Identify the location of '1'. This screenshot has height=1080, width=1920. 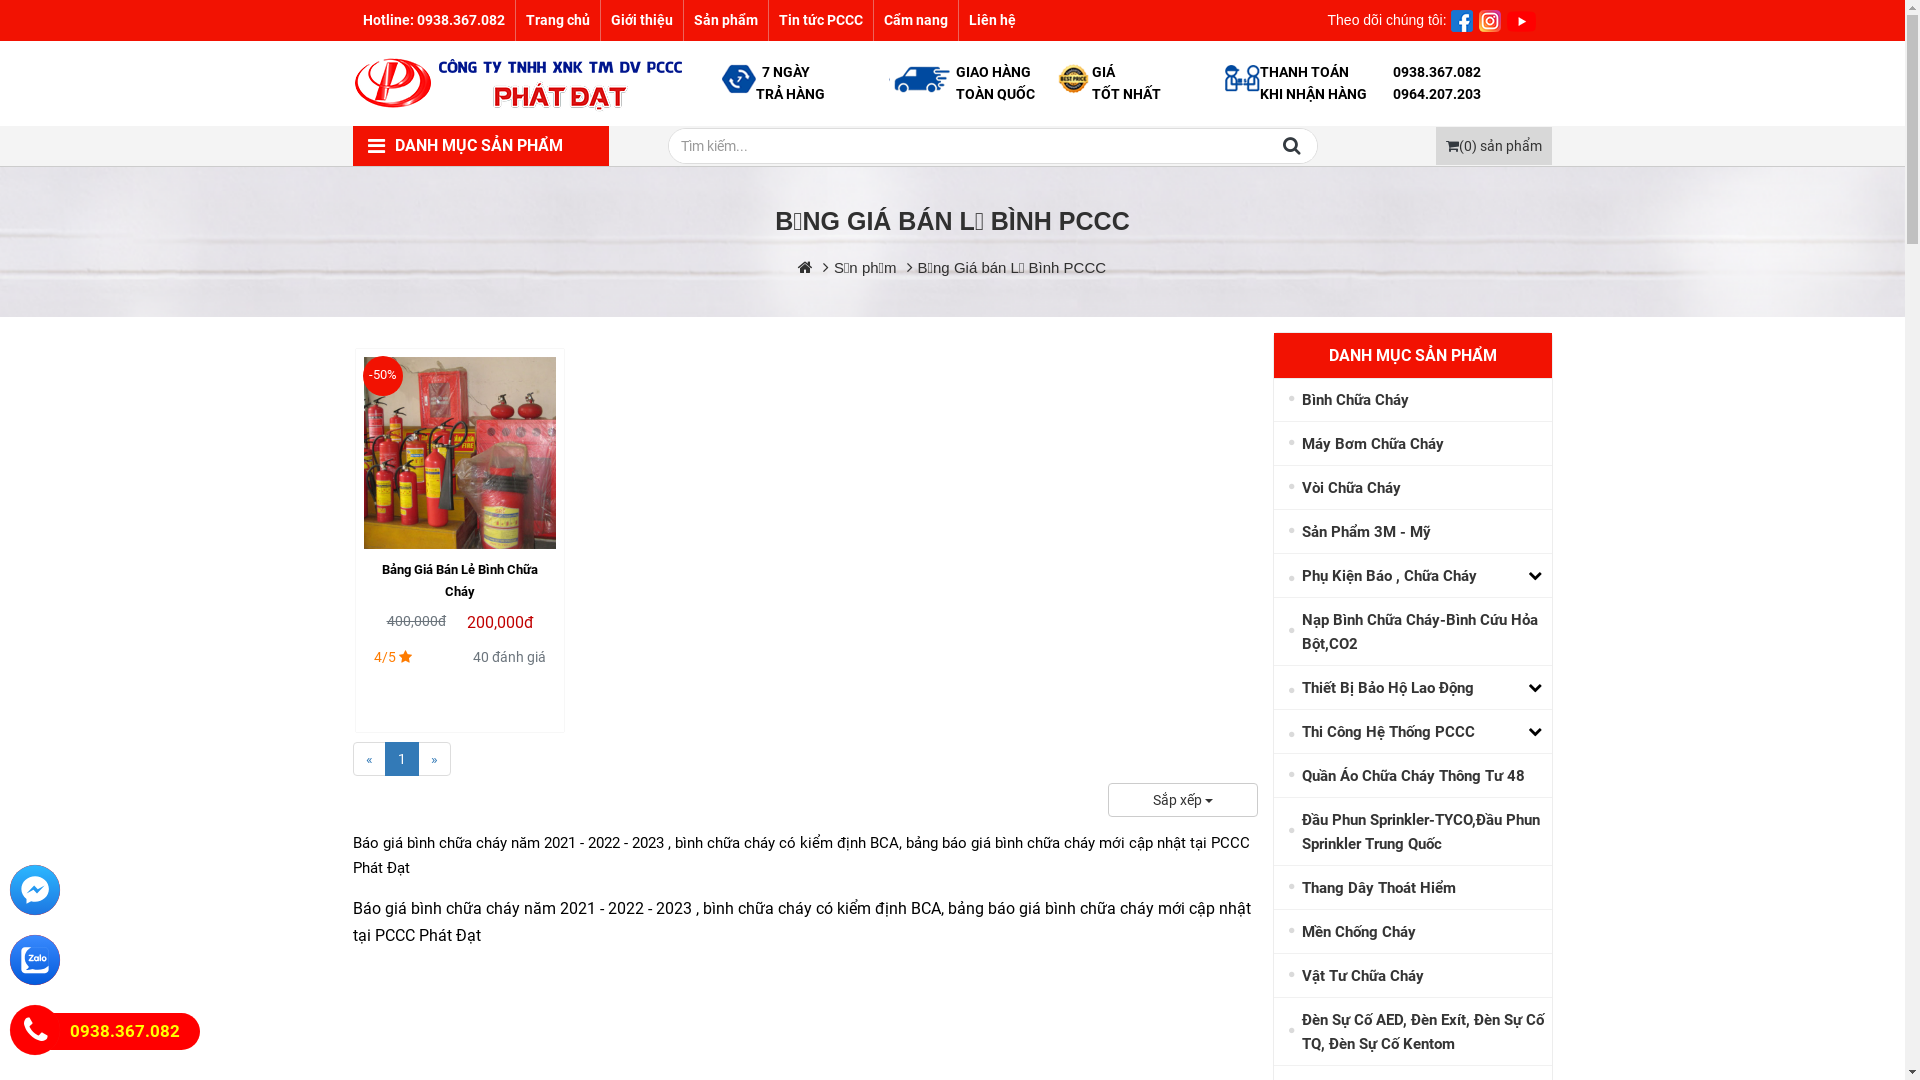
(400, 759).